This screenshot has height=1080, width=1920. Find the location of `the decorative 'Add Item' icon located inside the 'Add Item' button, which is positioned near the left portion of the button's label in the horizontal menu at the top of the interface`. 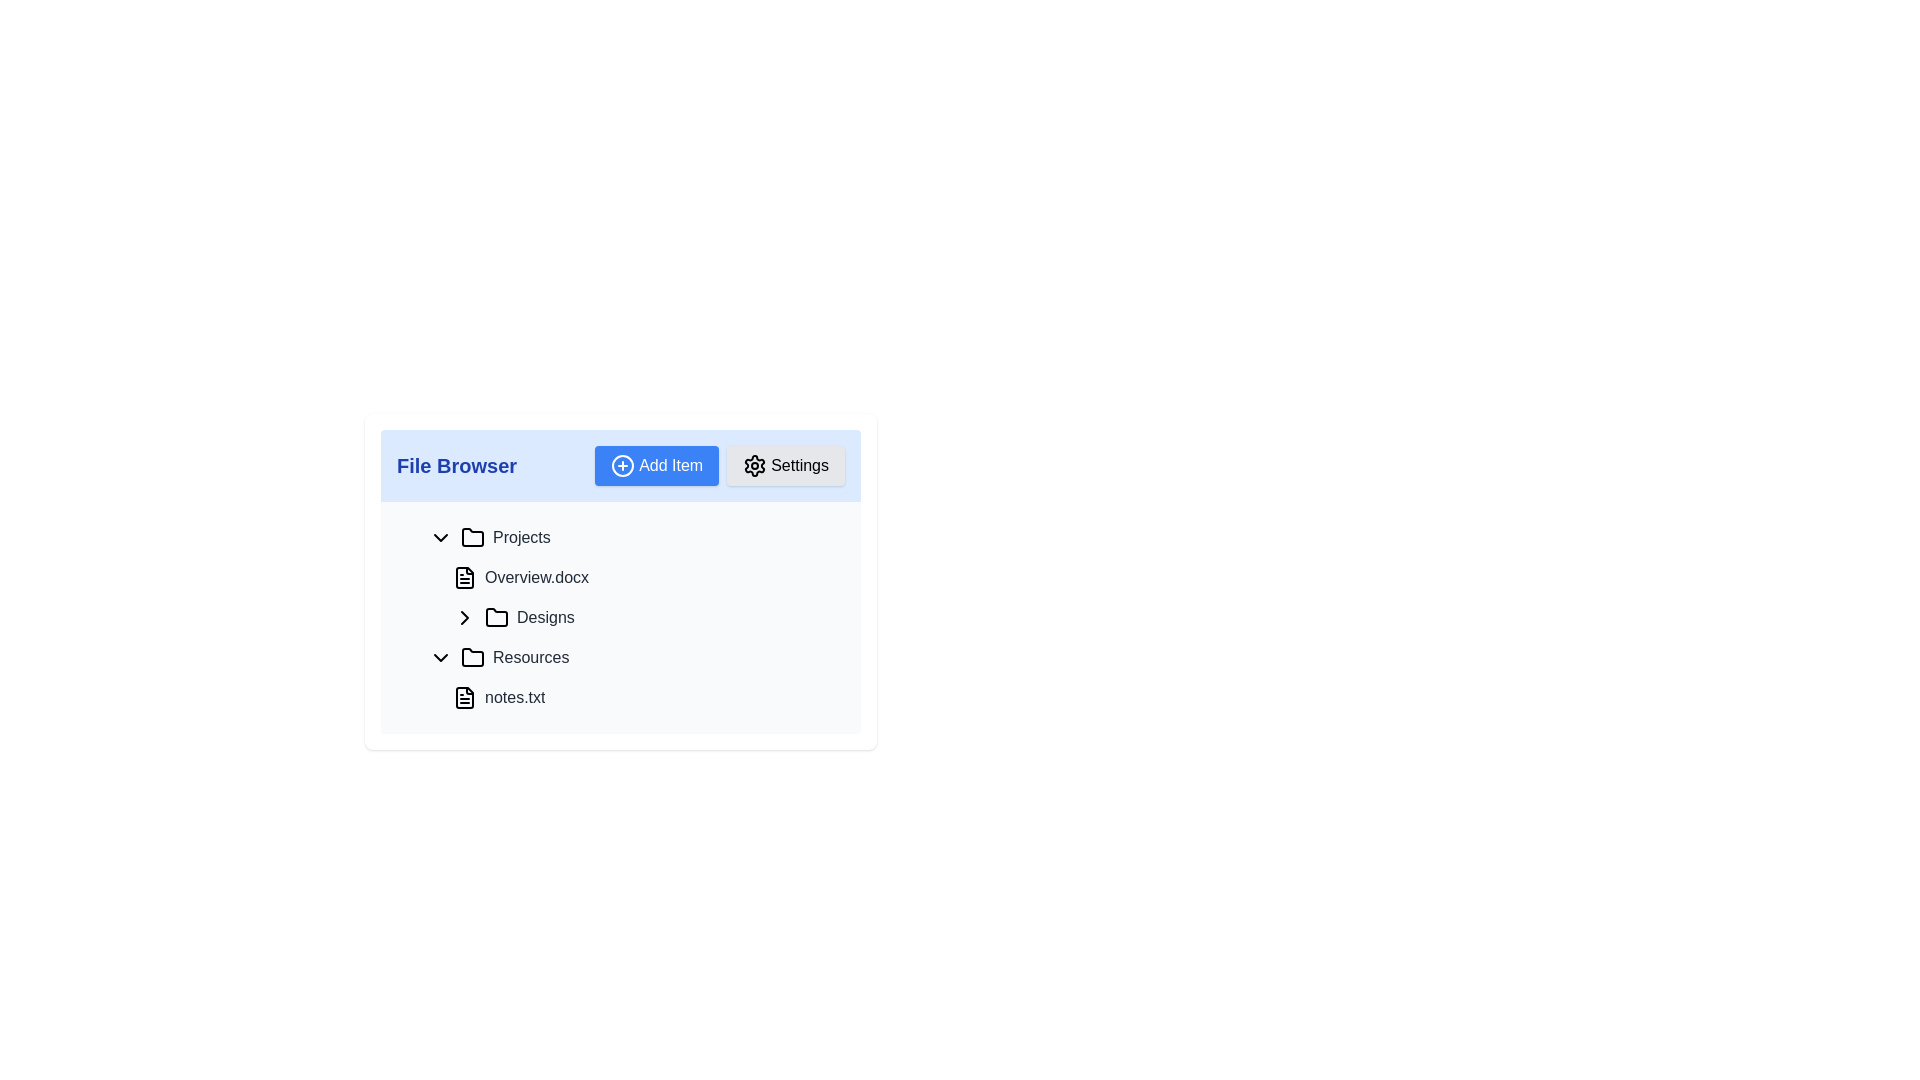

the decorative 'Add Item' icon located inside the 'Add Item' button, which is positioned near the left portion of the button's label in the horizontal menu at the top of the interface is located at coordinates (622, 466).